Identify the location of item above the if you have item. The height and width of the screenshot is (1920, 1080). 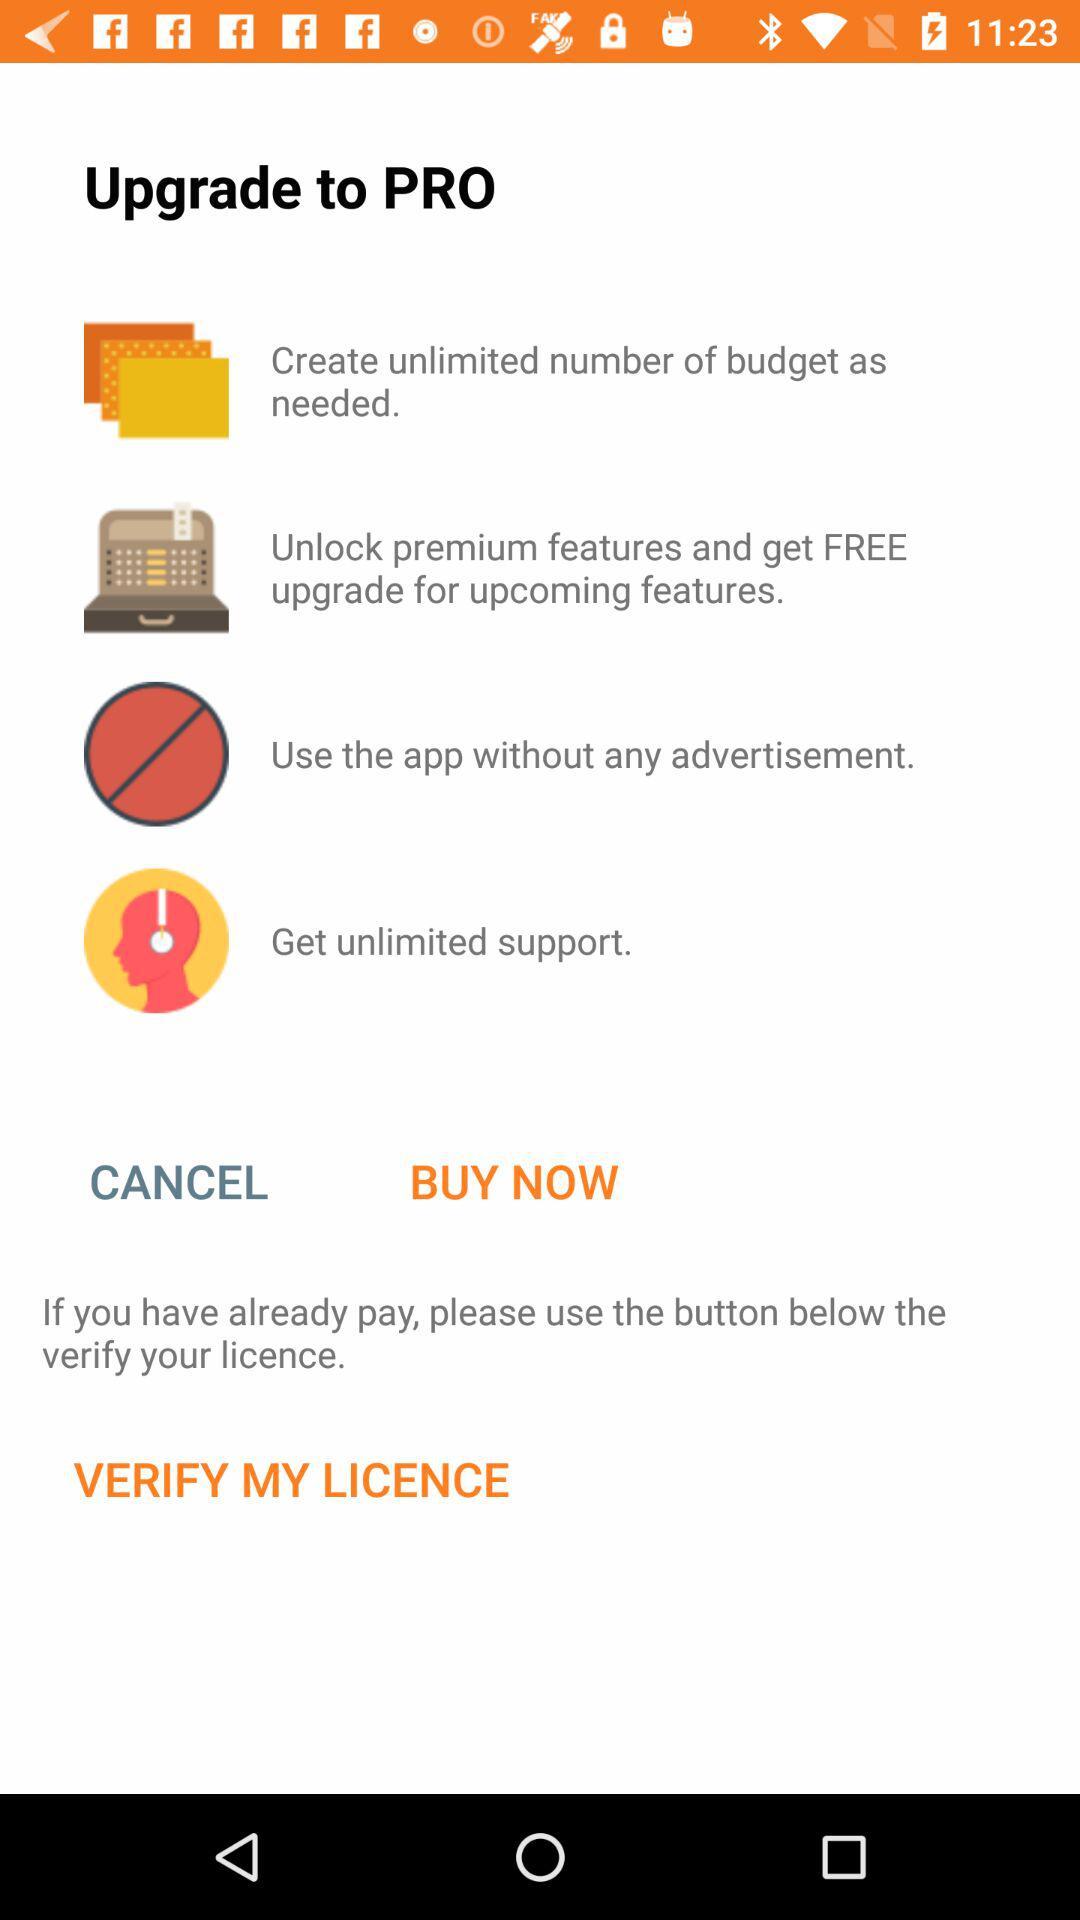
(199, 1181).